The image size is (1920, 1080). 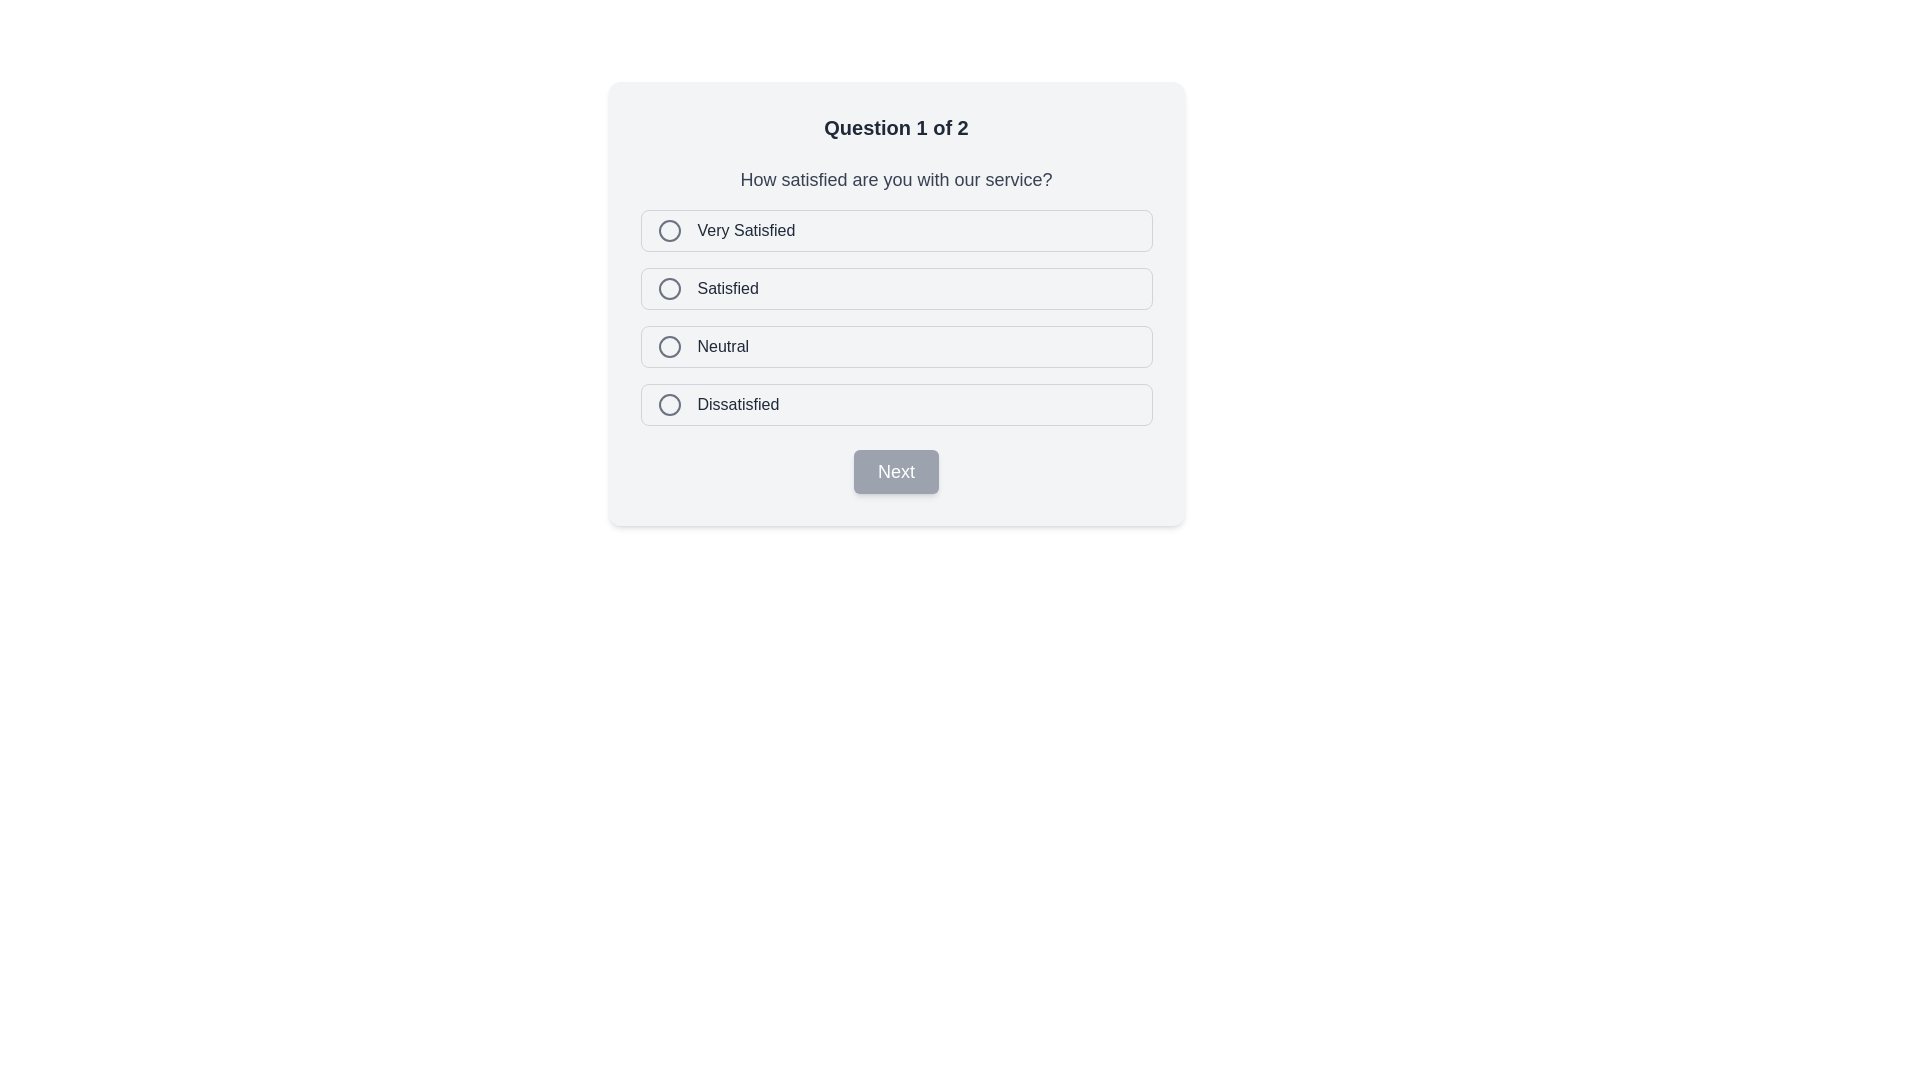 I want to click on the fourth radio button option in the satisfaction level list, so click(x=895, y=405).